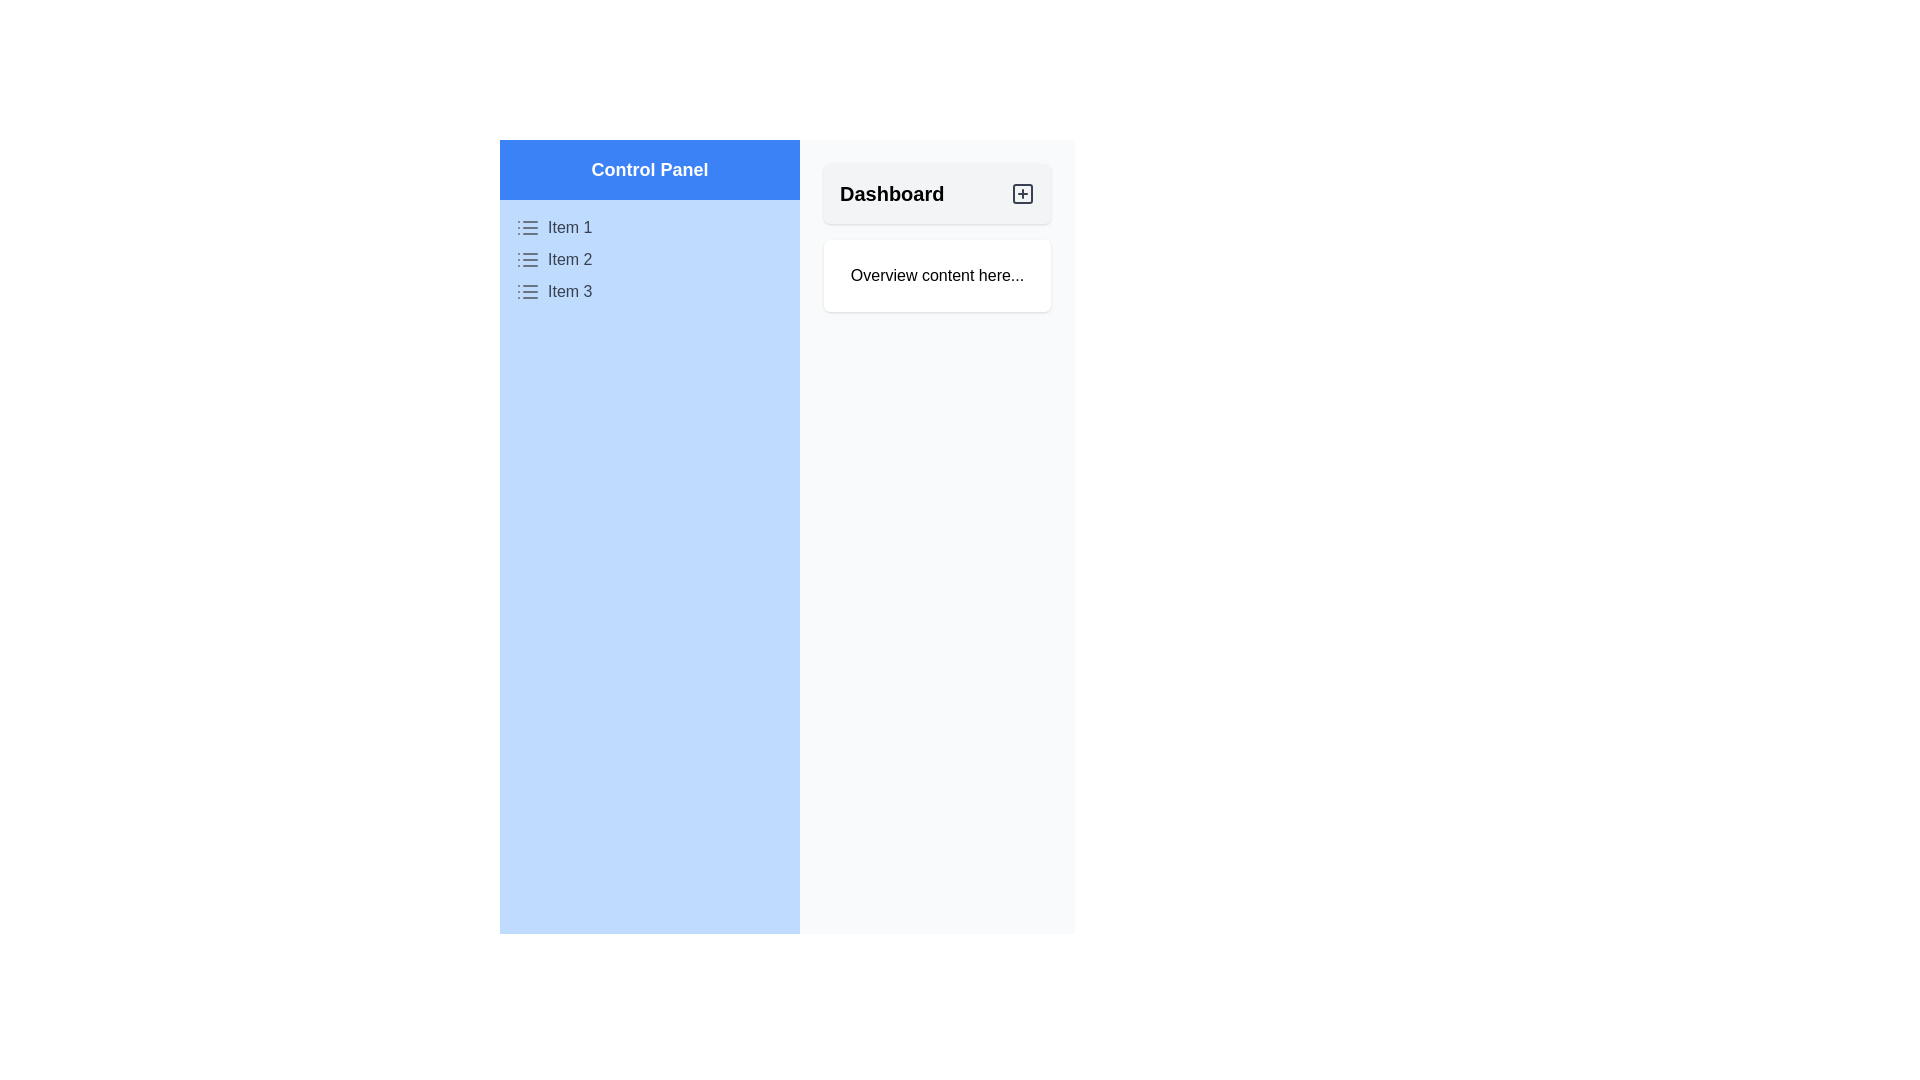 The height and width of the screenshot is (1080, 1920). What do you see at coordinates (1022, 193) in the screenshot?
I see `the Dashboard button icon located at the top right of the main content area` at bounding box center [1022, 193].